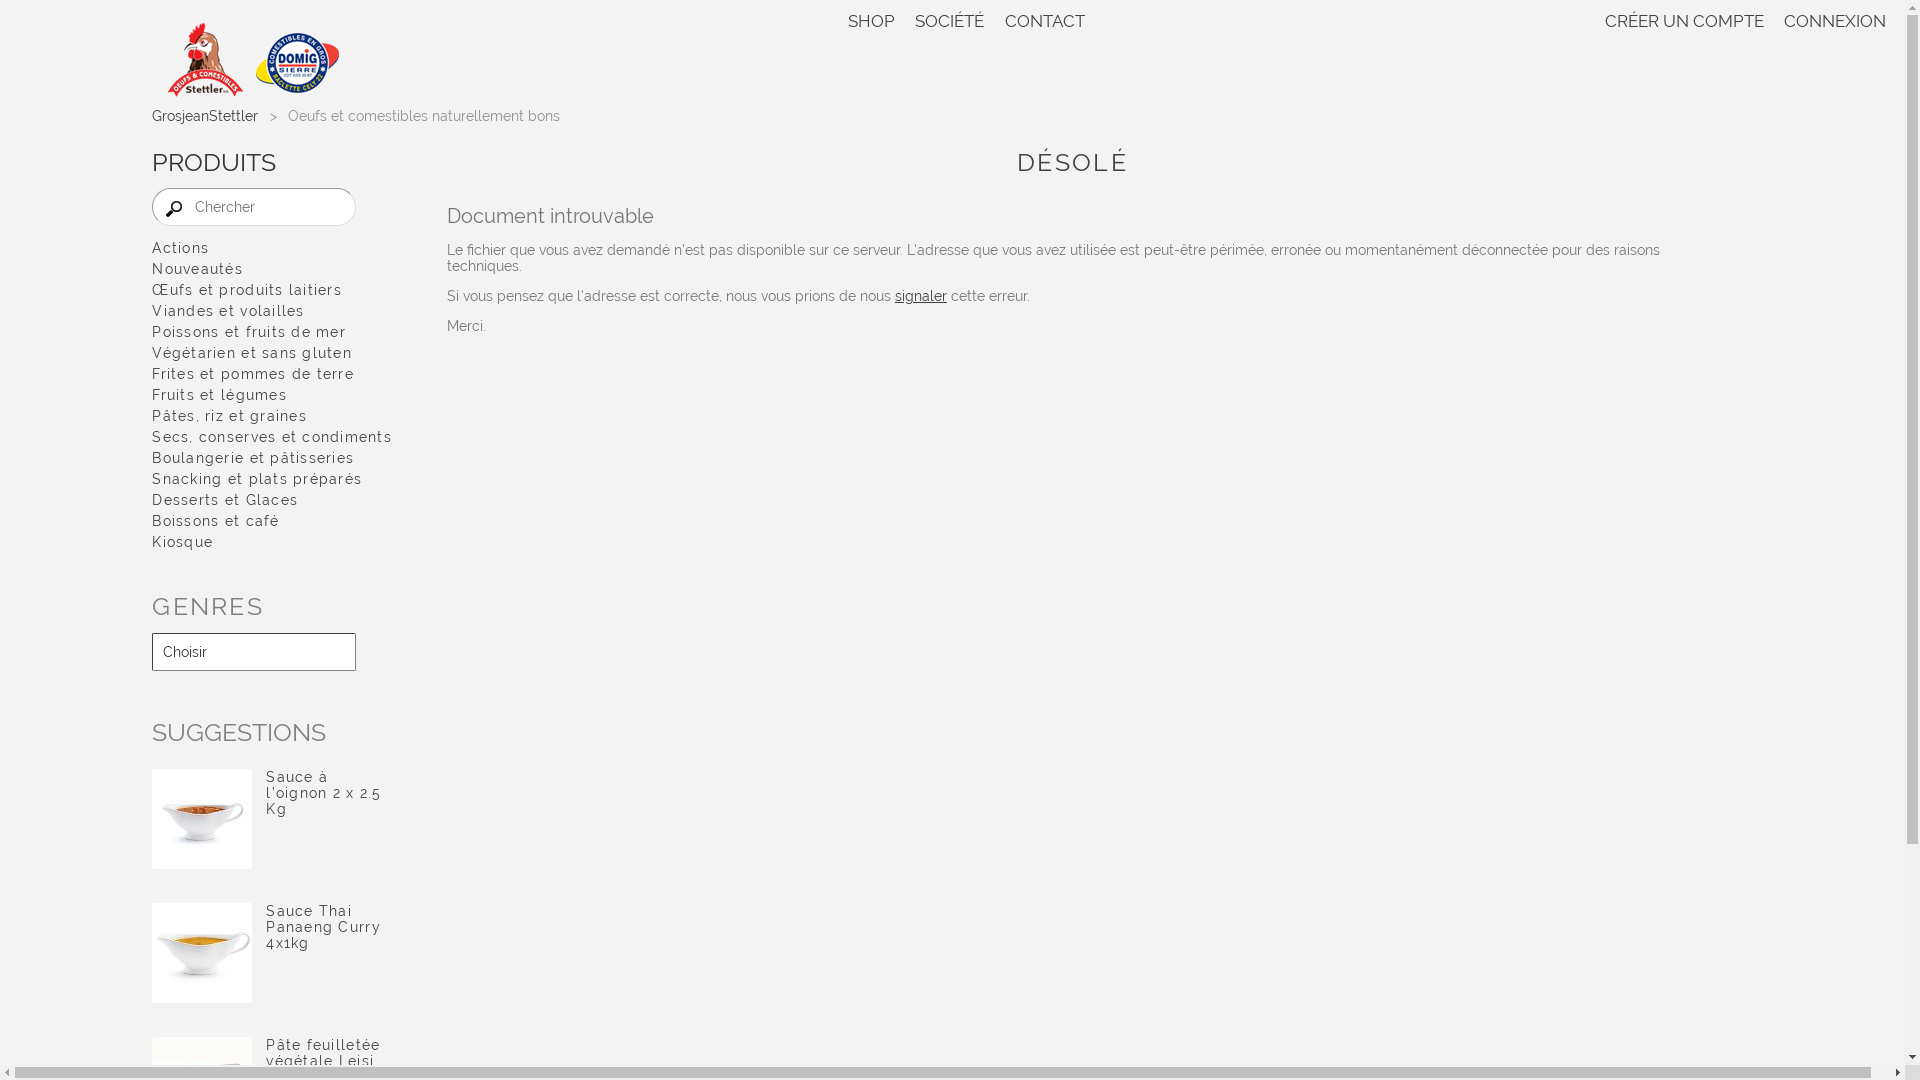 The height and width of the screenshot is (1080, 1920). Describe the element at coordinates (876, 20) in the screenshot. I see `'SHOP'` at that location.